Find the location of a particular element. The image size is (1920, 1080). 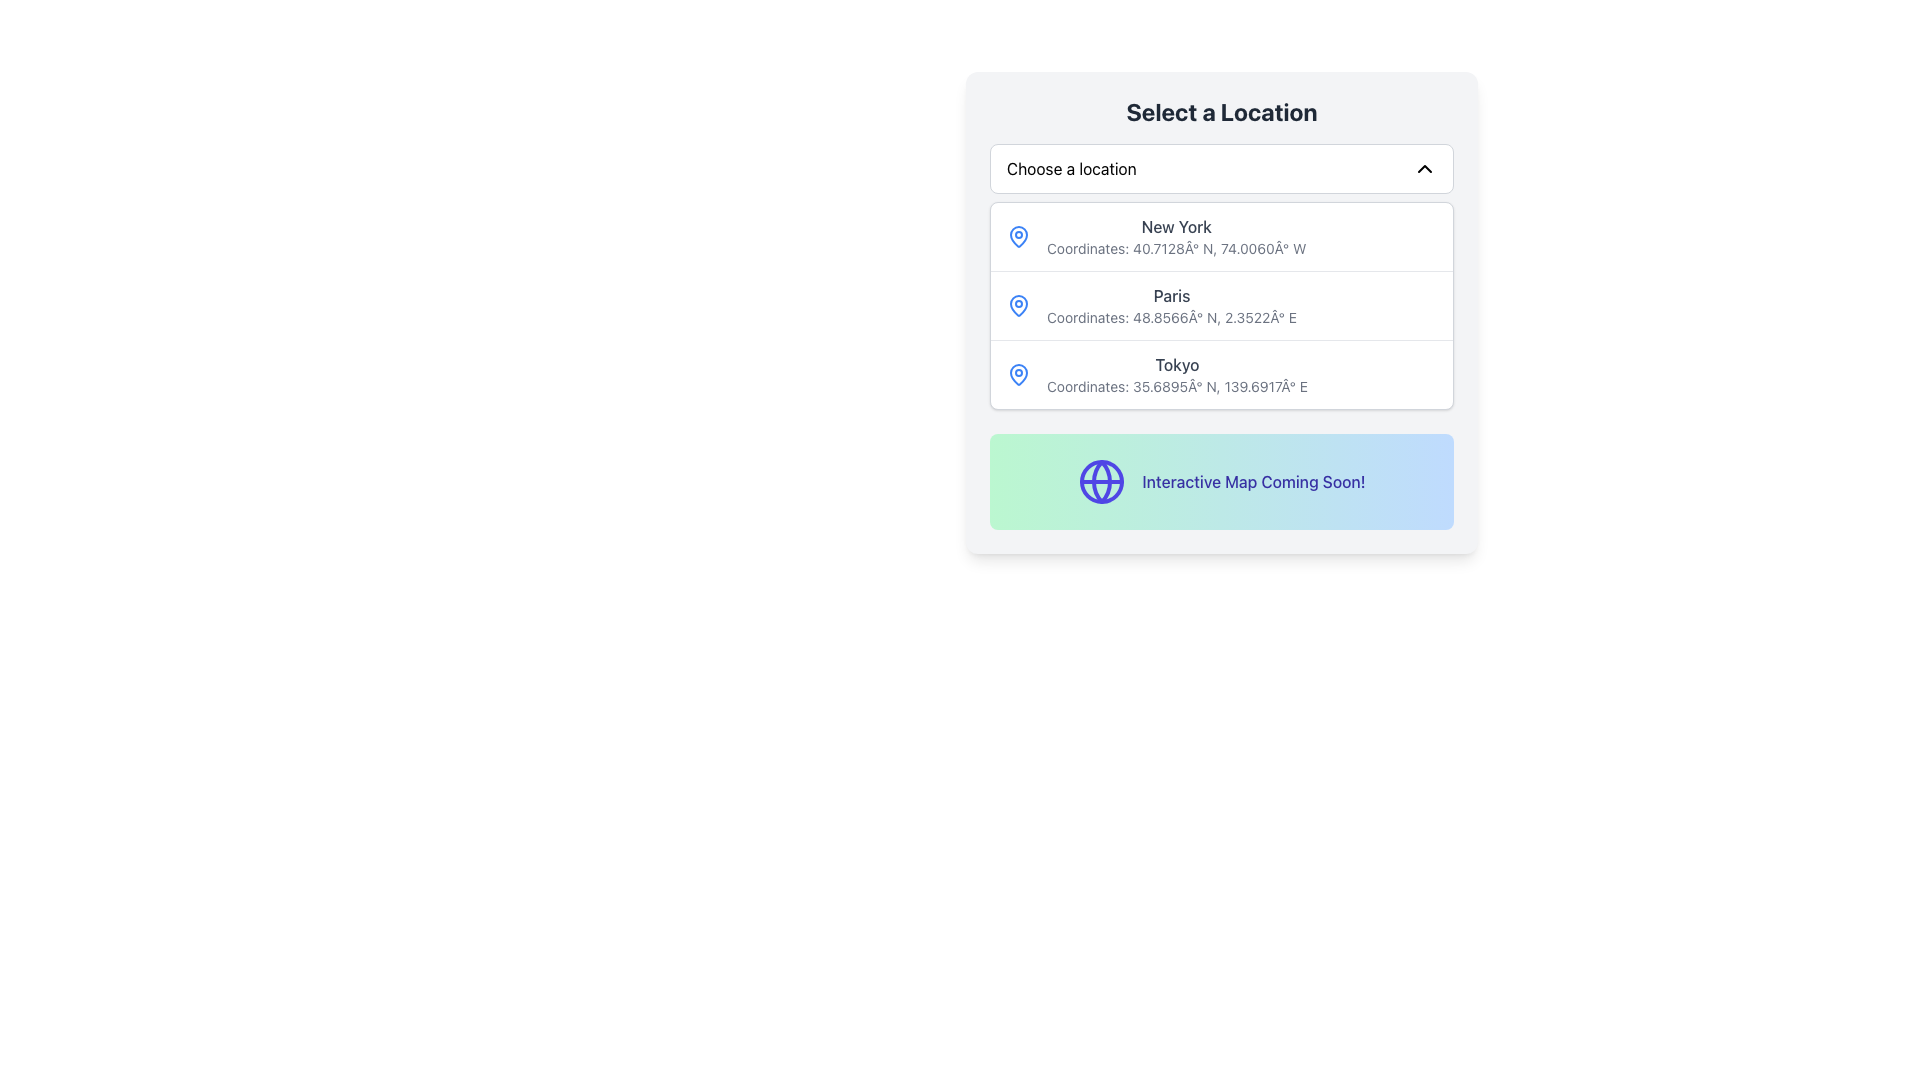

the text label displaying 'Paris' located as the second item under the header 'Select a Location.' is located at coordinates (1171, 305).